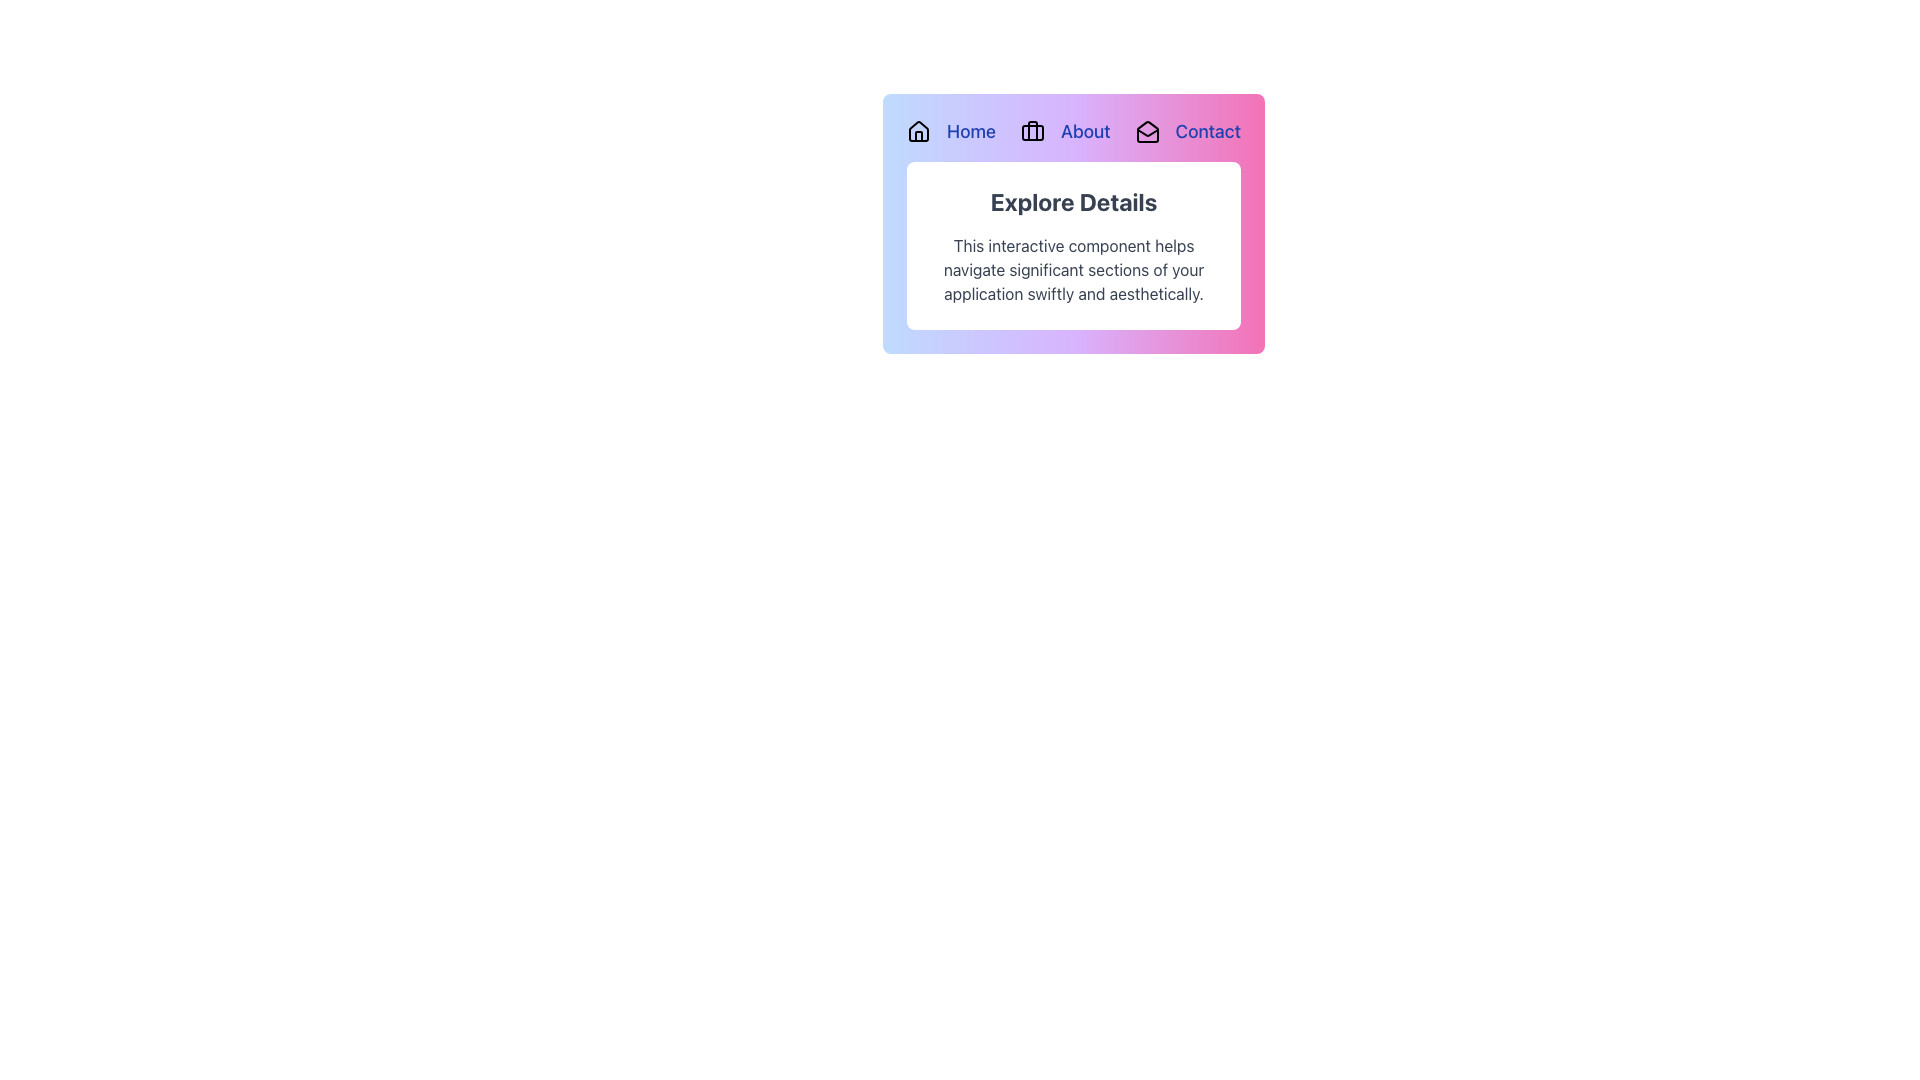  What do you see at coordinates (1064, 131) in the screenshot?
I see `the hyperlink with icon that navigates to the 'About' section, located as the second item in the horizontal navigation bar near the top center of the interface` at bounding box center [1064, 131].